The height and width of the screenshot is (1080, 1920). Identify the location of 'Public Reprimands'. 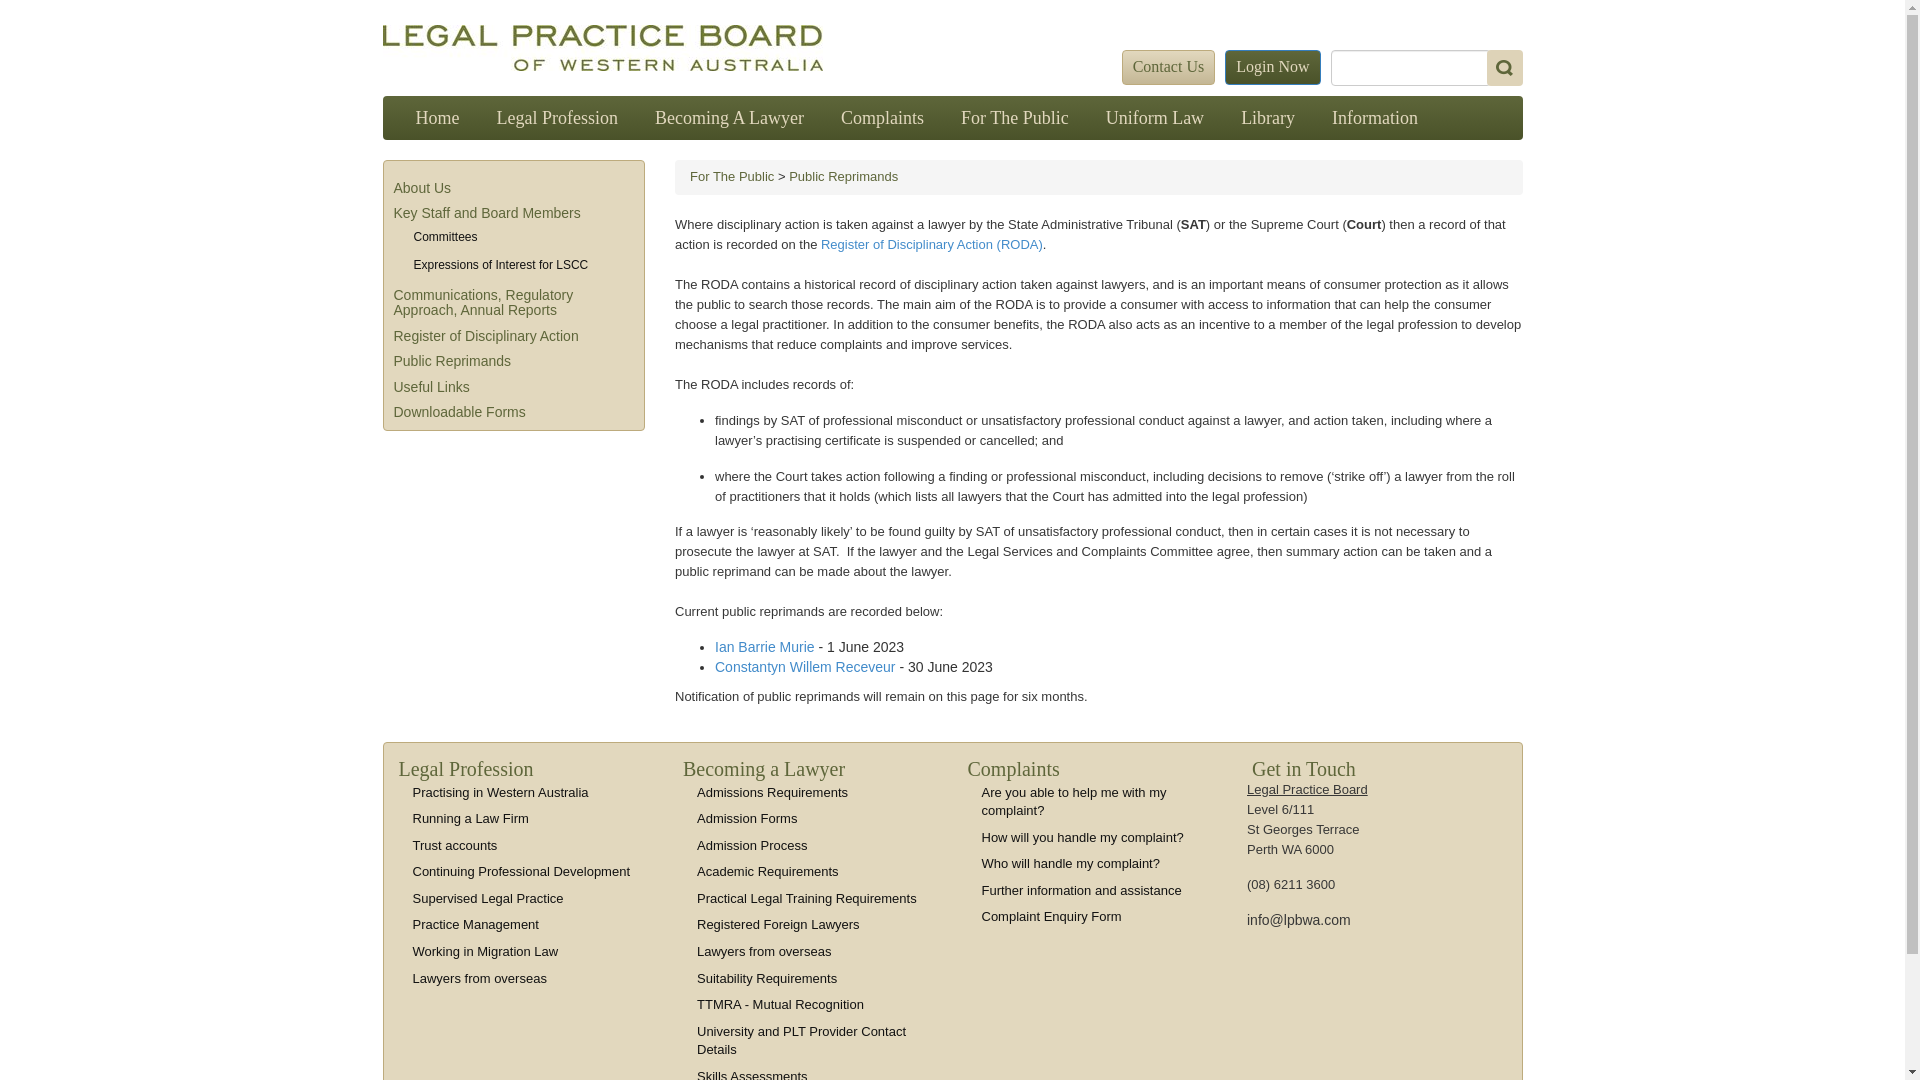
(451, 361).